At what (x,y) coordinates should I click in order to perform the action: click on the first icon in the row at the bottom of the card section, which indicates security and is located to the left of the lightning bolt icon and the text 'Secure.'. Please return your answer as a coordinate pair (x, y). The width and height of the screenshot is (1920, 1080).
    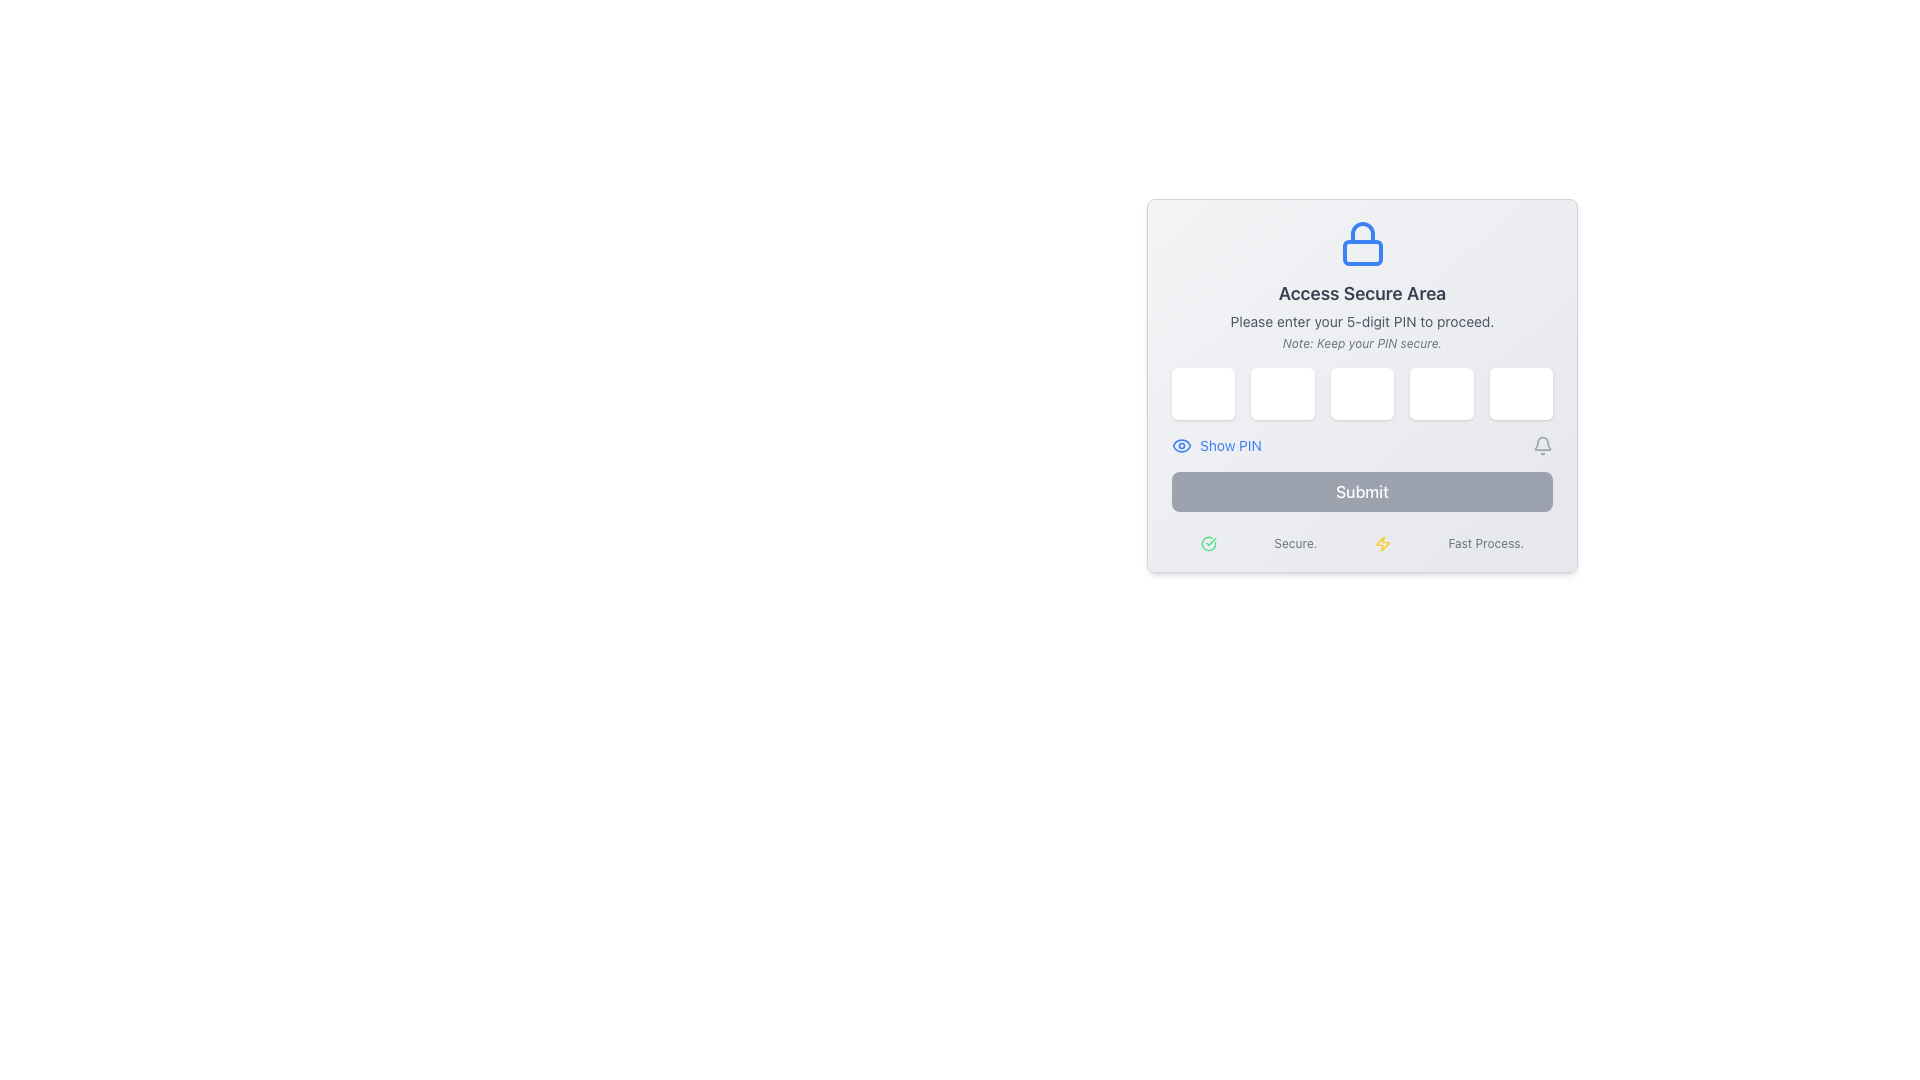
    Looking at the image, I should click on (1207, 543).